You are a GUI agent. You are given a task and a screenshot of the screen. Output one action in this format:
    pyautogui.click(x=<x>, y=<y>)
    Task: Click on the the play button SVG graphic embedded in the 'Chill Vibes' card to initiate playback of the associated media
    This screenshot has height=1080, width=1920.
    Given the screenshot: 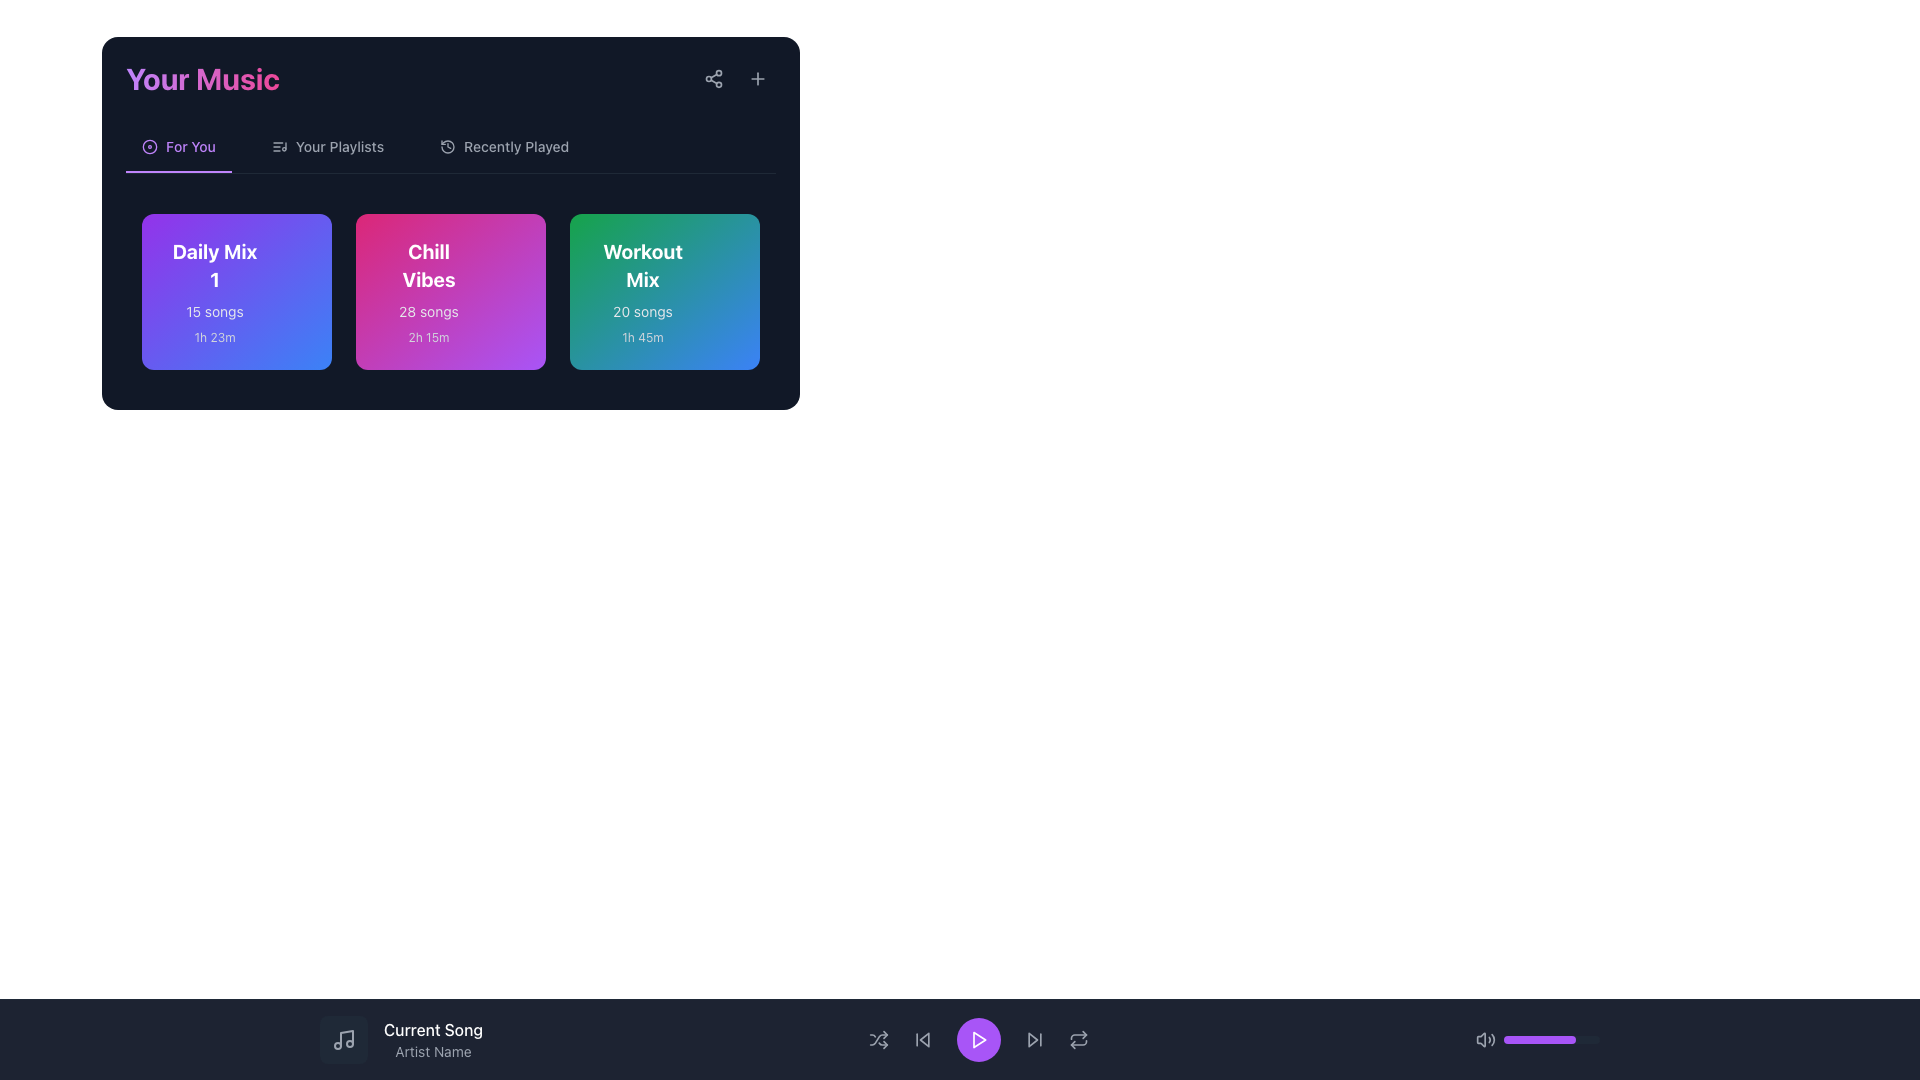 What is the action you would take?
    pyautogui.click(x=499, y=258)
    